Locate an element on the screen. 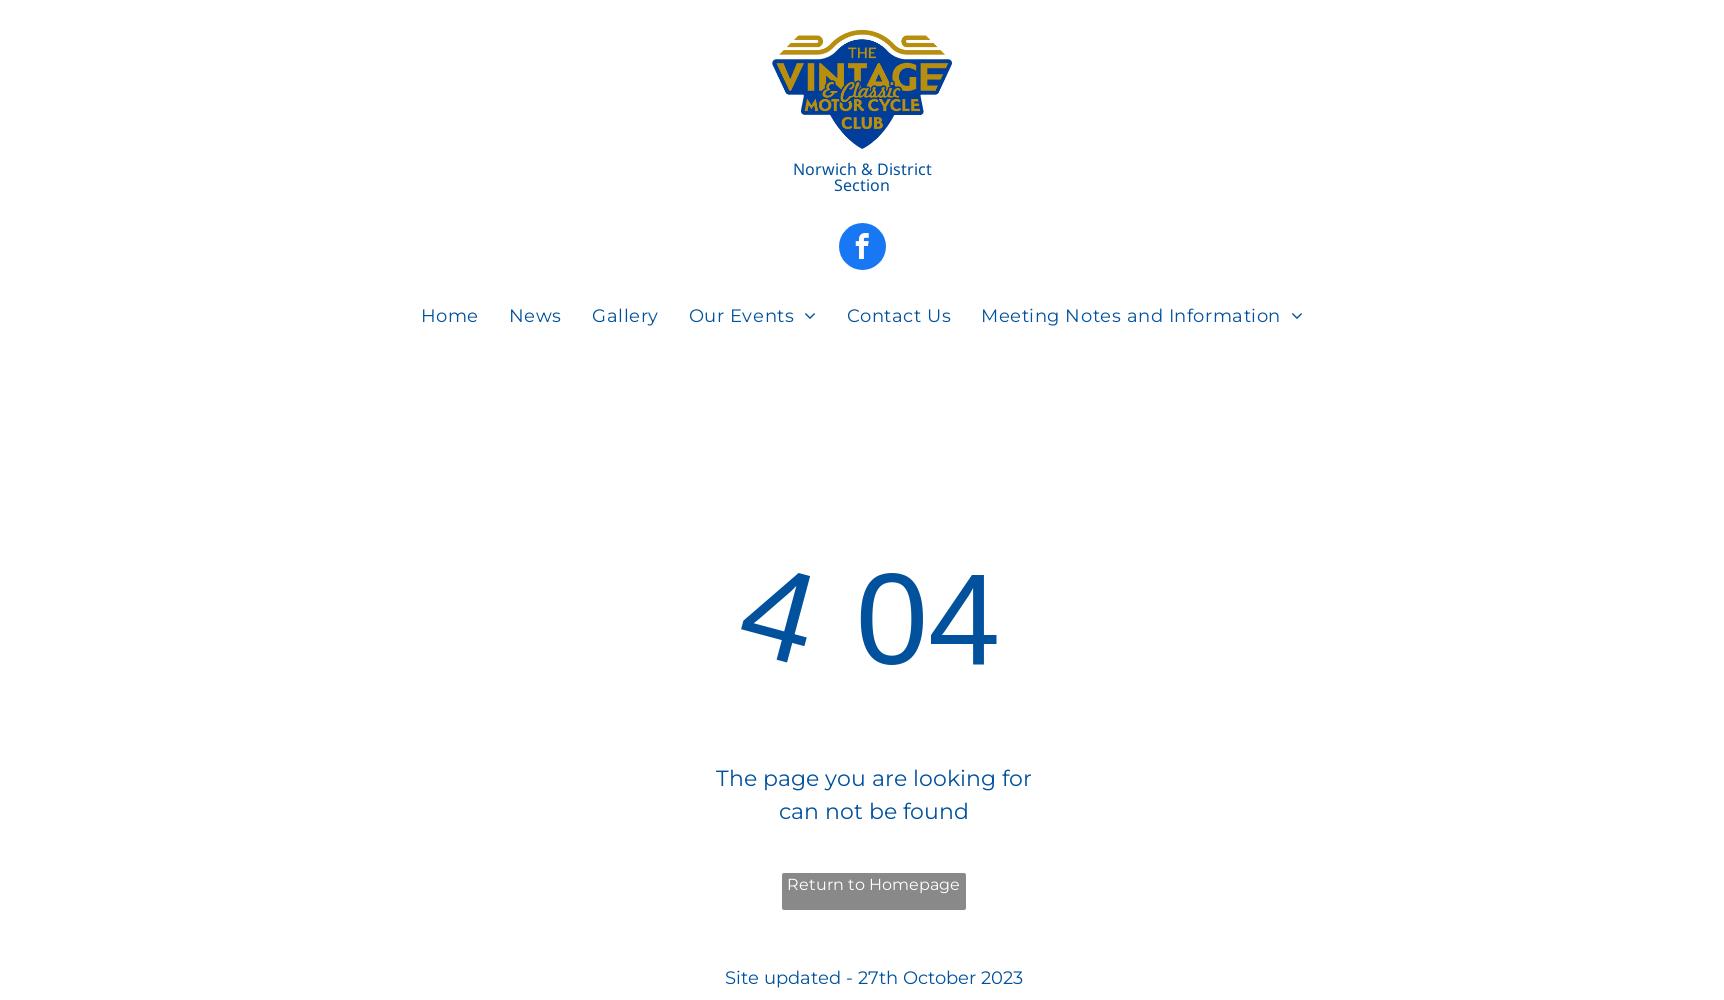  'Site updated - 27th October 2023' is located at coordinates (724, 977).